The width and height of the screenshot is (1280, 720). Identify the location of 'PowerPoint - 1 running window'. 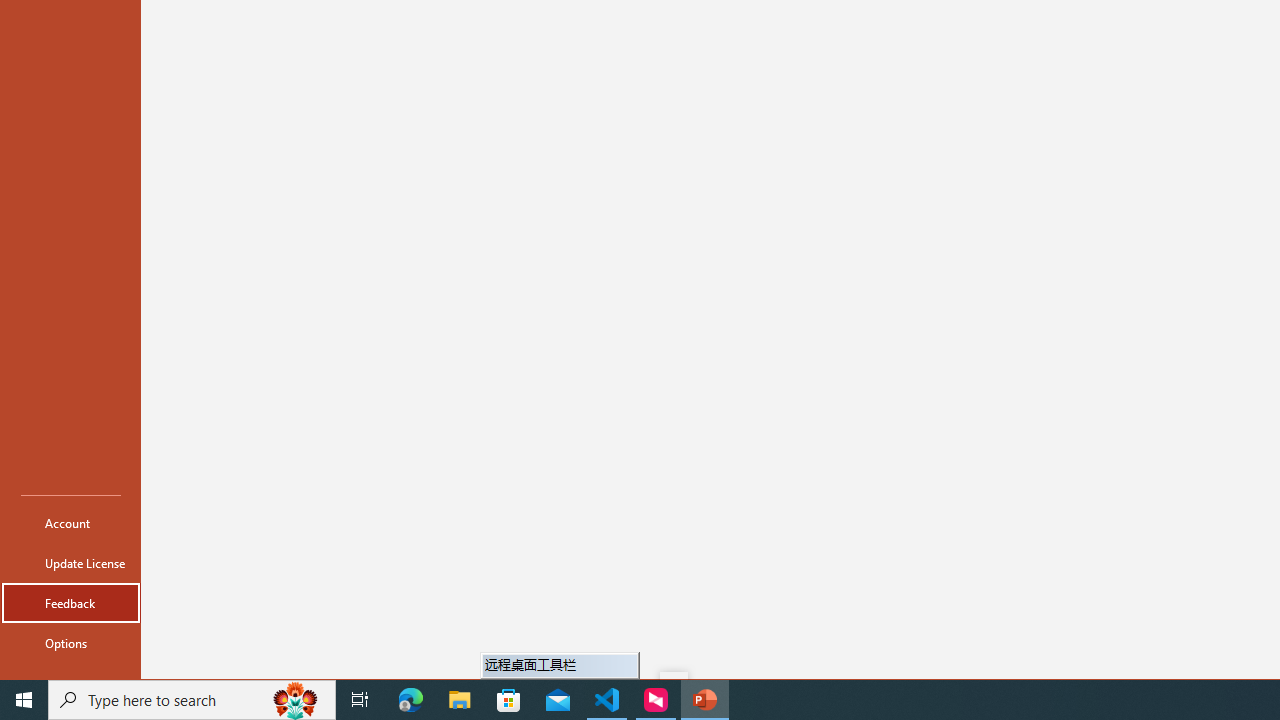
(705, 698).